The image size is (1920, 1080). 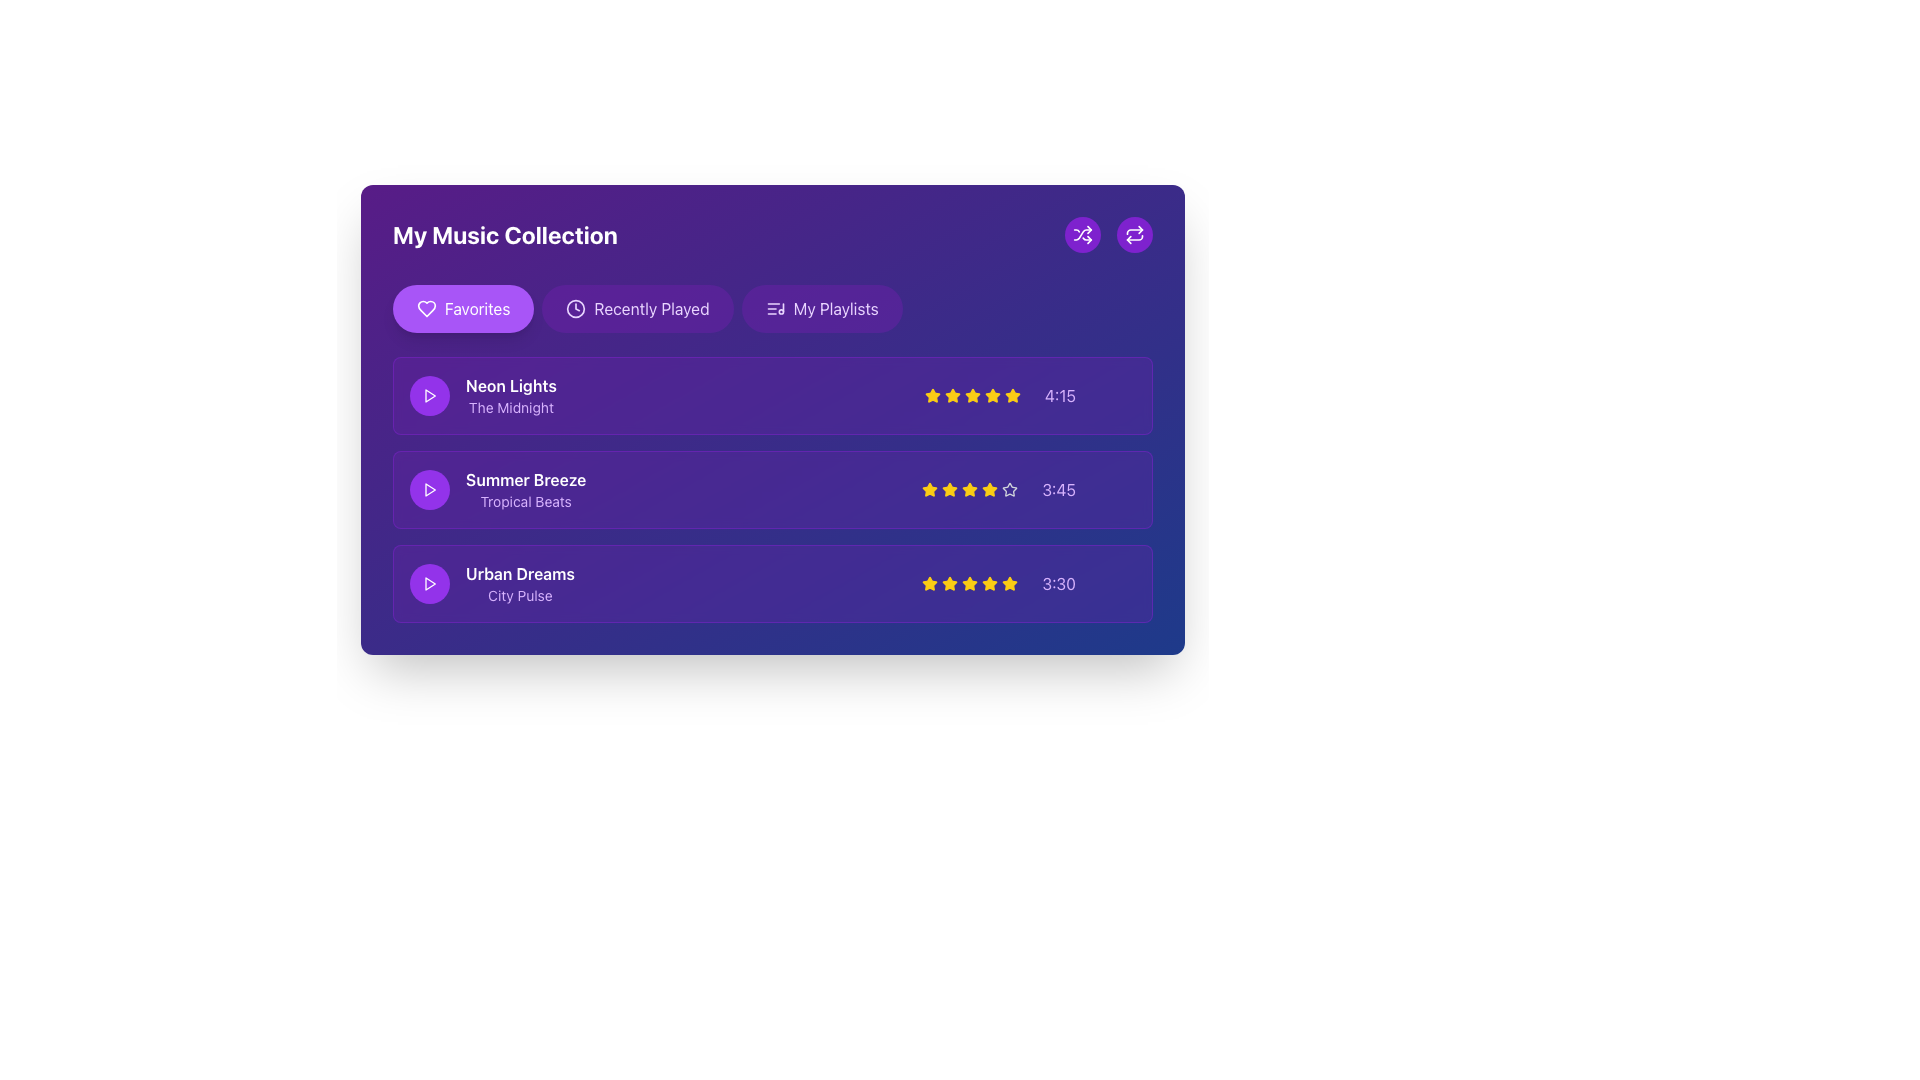 I want to click on the outer circular border of the clock icon representing the 'Recently Played' button in the 'My Music Collection' interface, so click(x=575, y=308).